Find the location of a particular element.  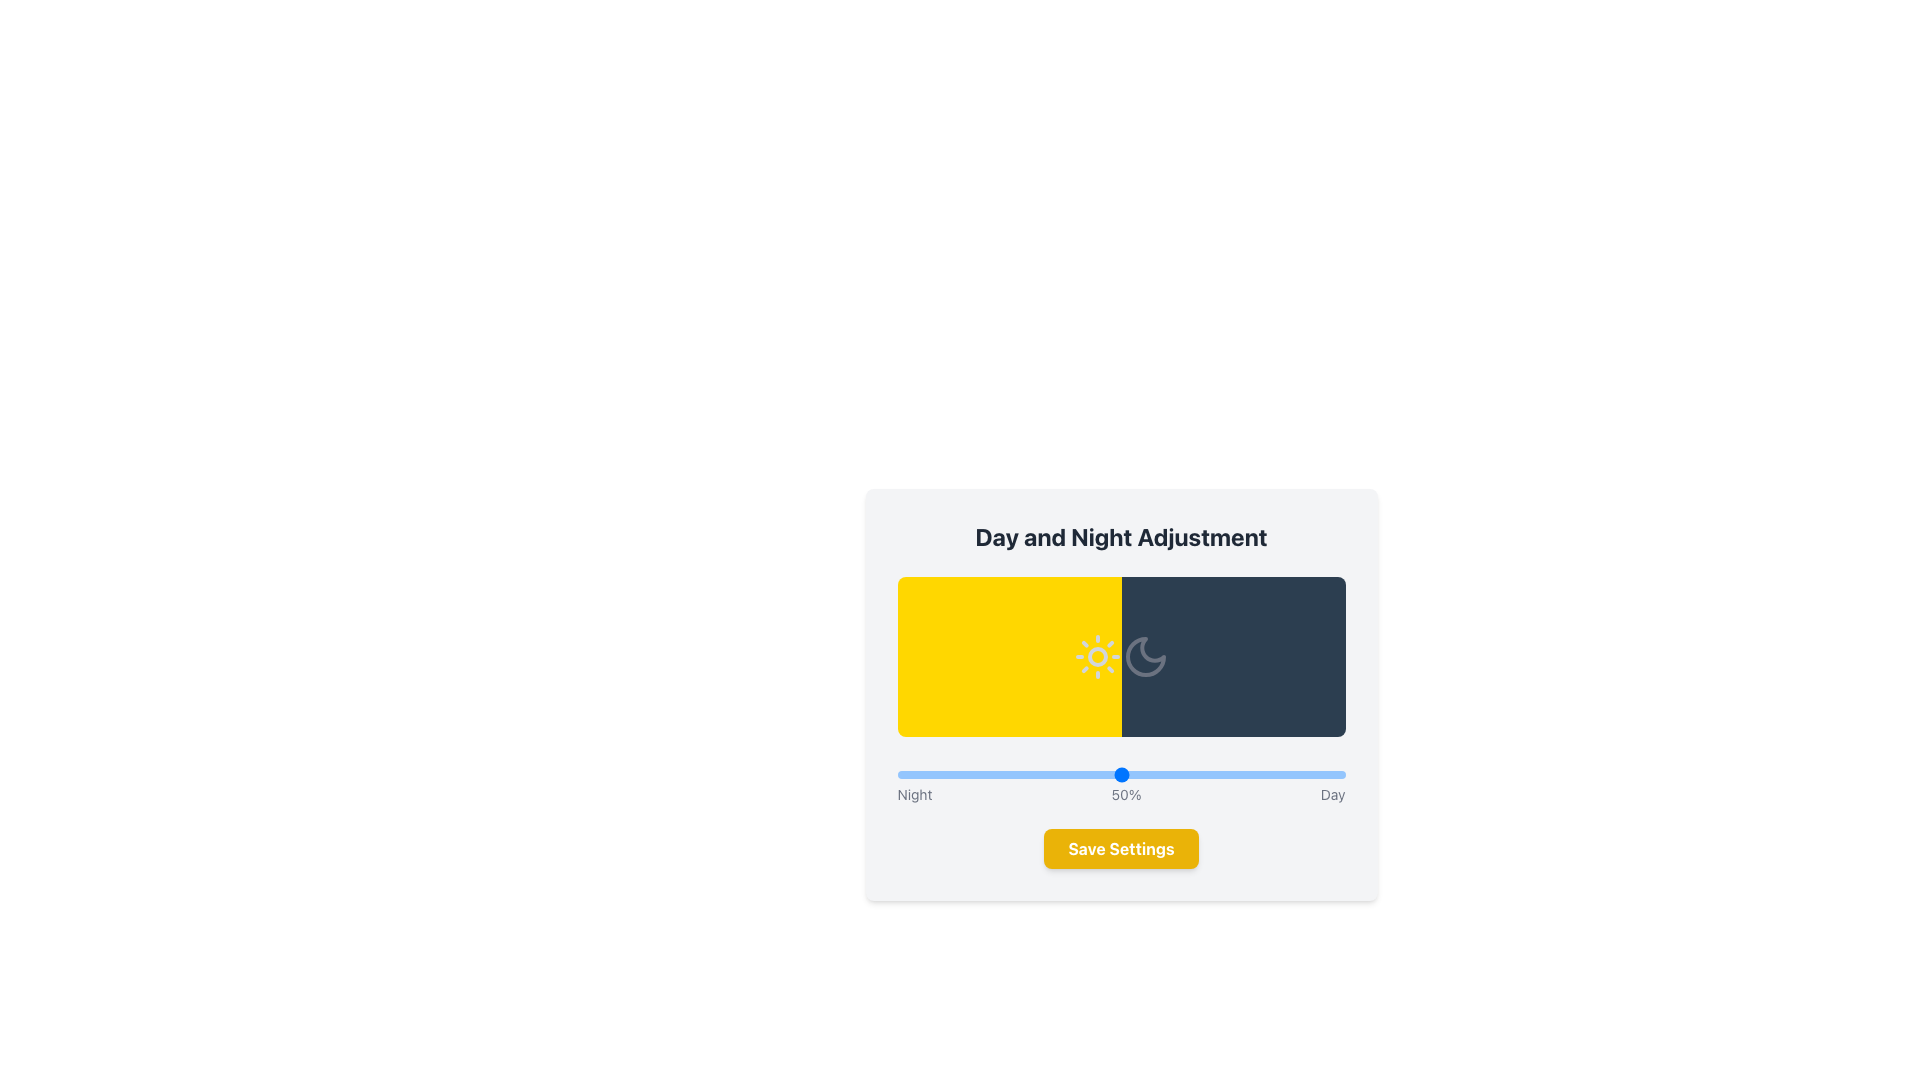

the day-night adjustment is located at coordinates (923, 774).